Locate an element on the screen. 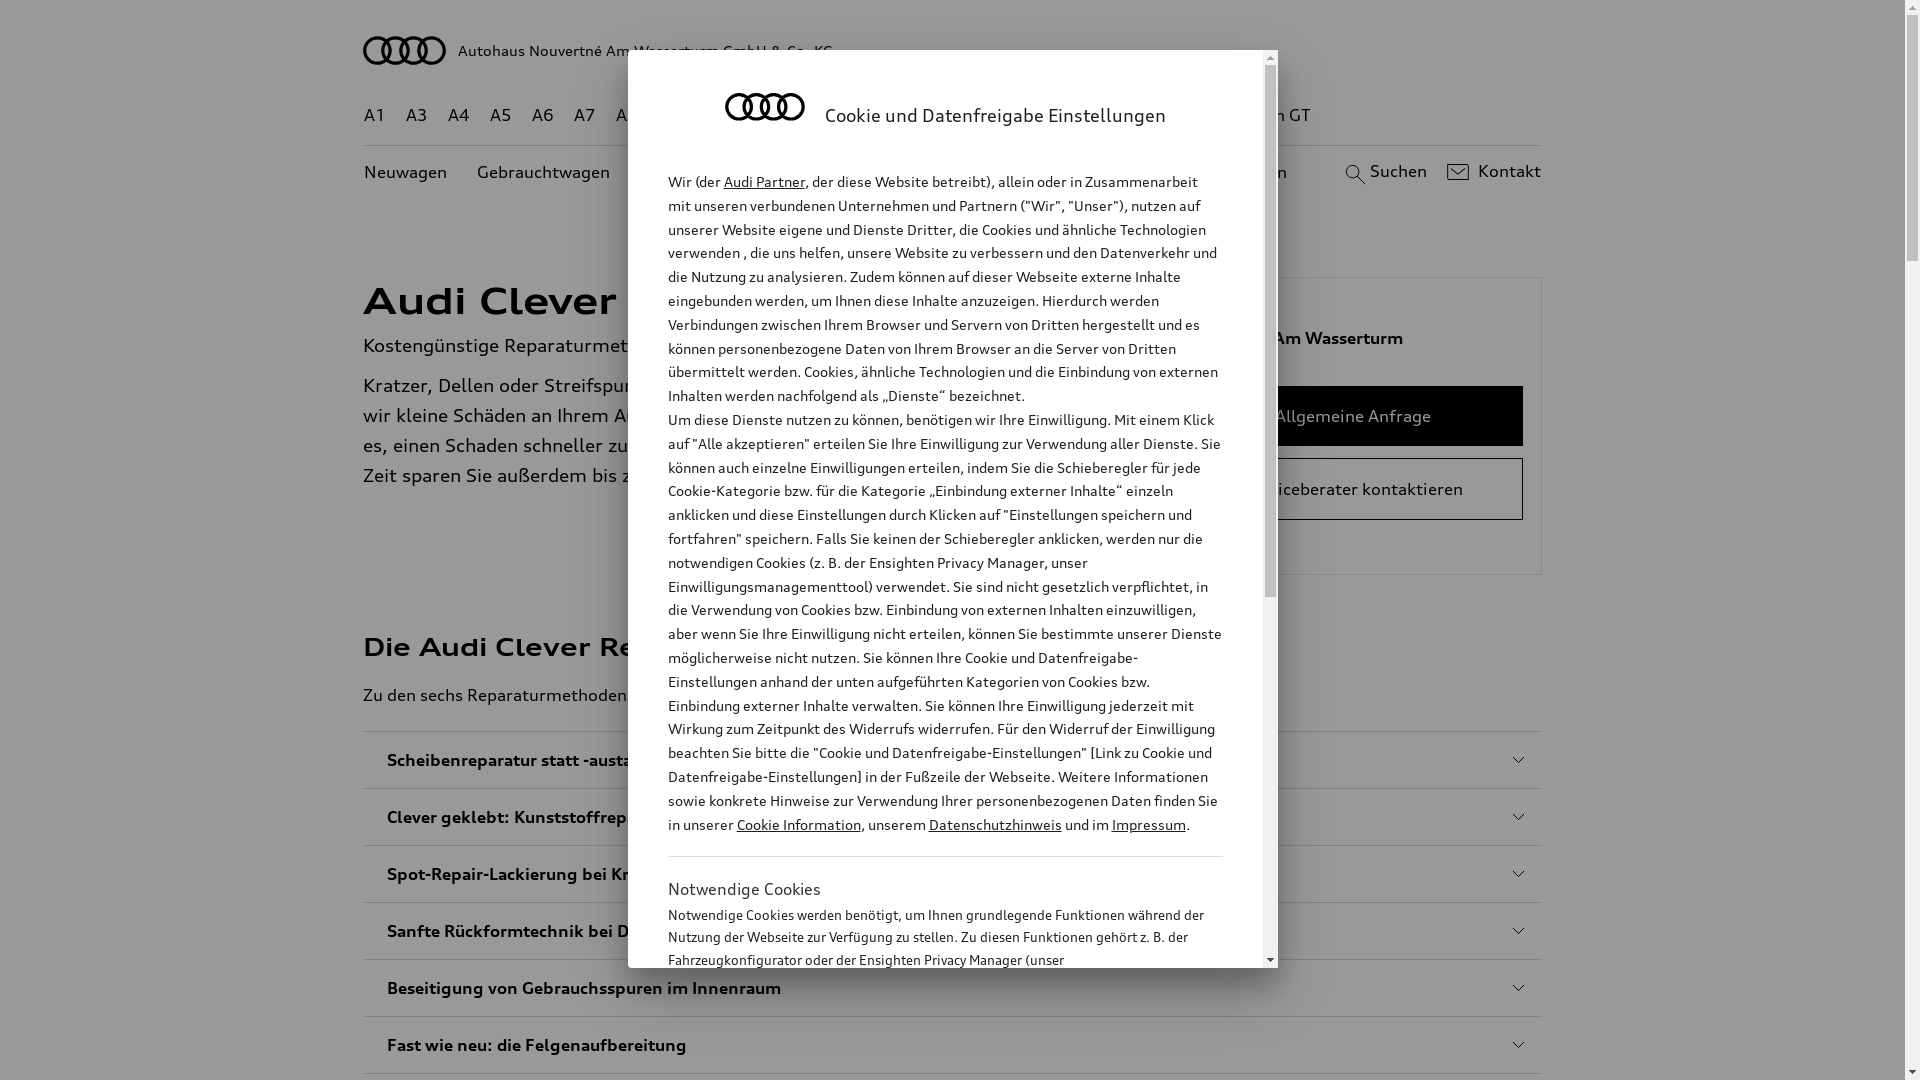  'Q2' is located at coordinates (669, 115).